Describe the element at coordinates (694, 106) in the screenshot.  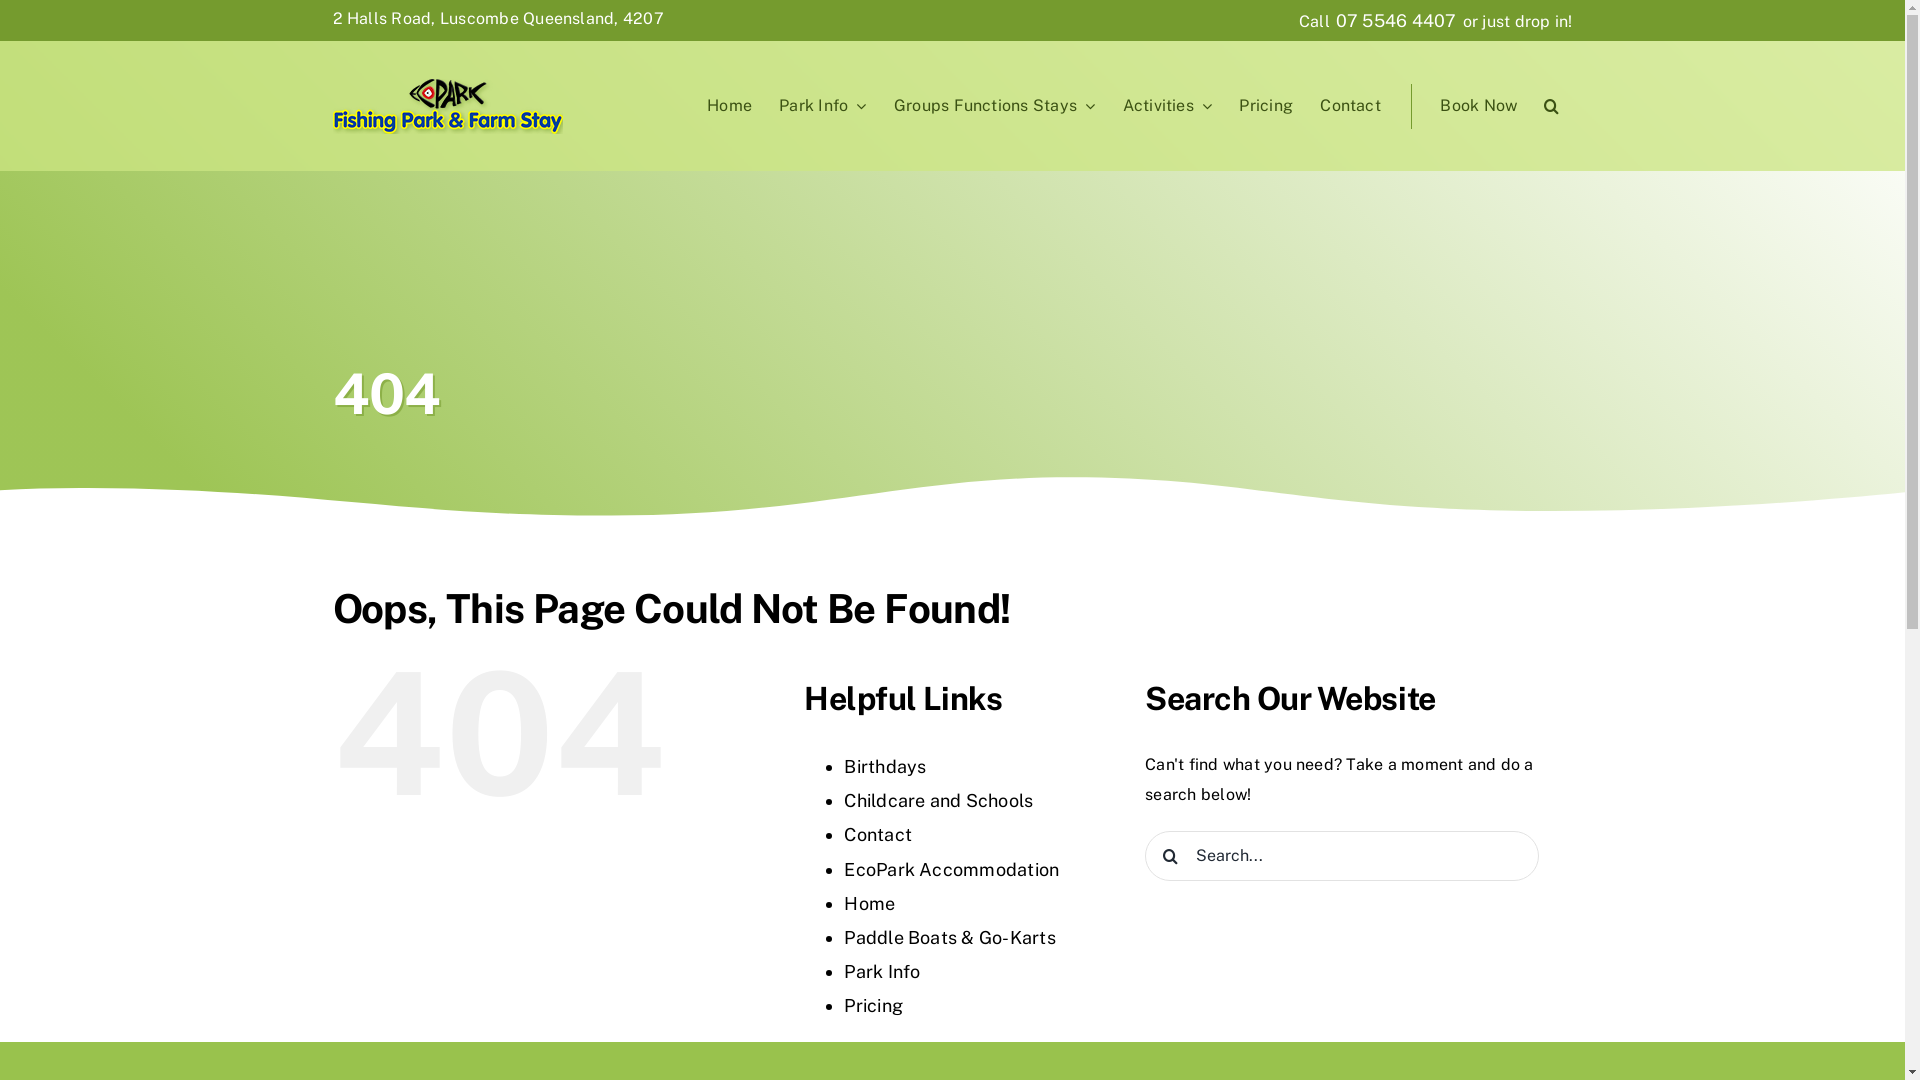
I see `'Home'` at that location.